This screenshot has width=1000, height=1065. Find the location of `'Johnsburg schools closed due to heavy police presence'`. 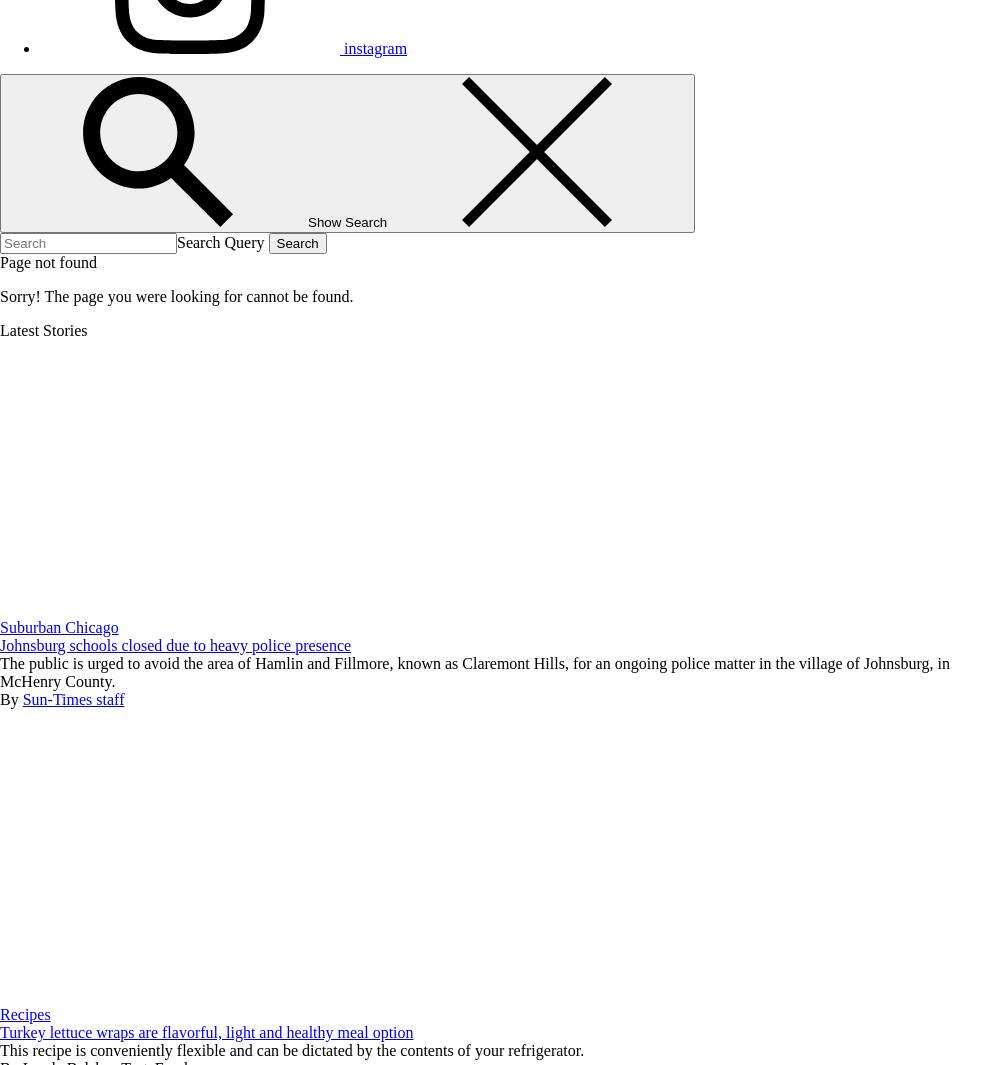

'Johnsburg schools closed due to heavy police presence' is located at coordinates (0, 645).